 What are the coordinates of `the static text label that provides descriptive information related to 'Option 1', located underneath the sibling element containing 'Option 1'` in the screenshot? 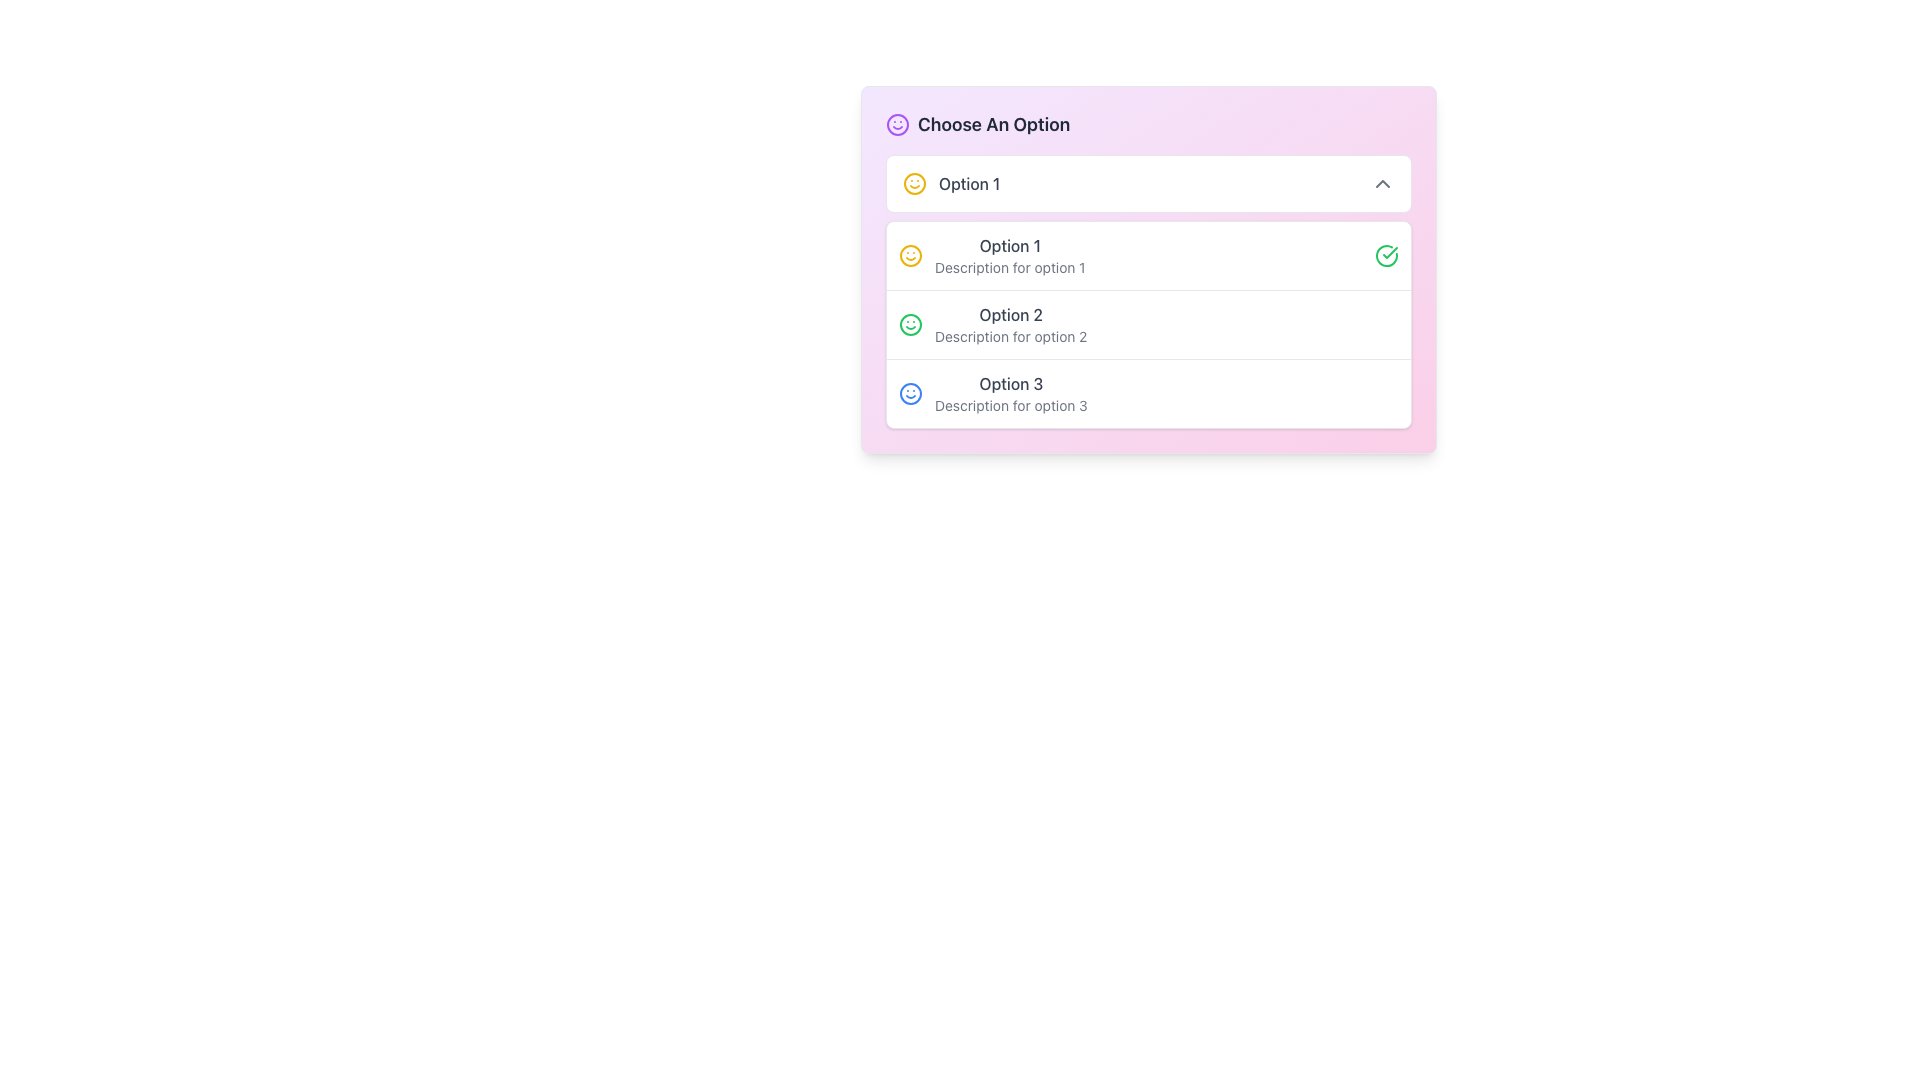 It's located at (1010, 266).